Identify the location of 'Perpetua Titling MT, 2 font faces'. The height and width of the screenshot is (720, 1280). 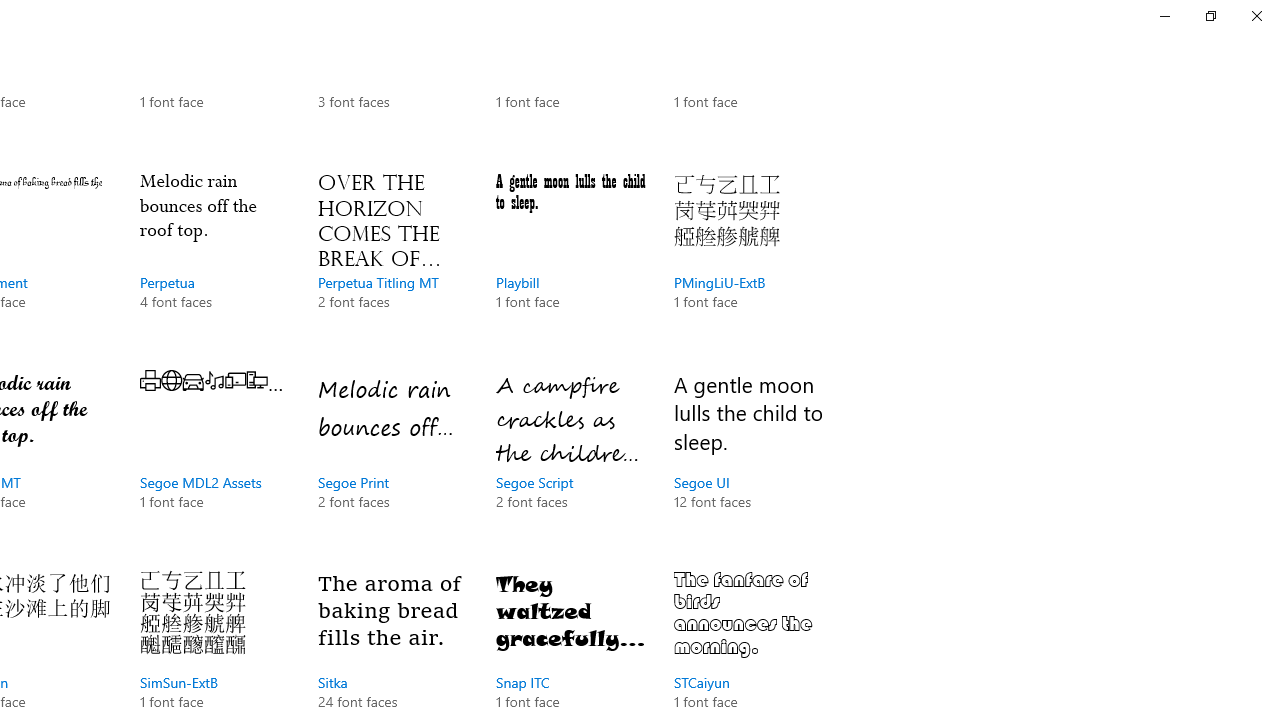
(392, 260).